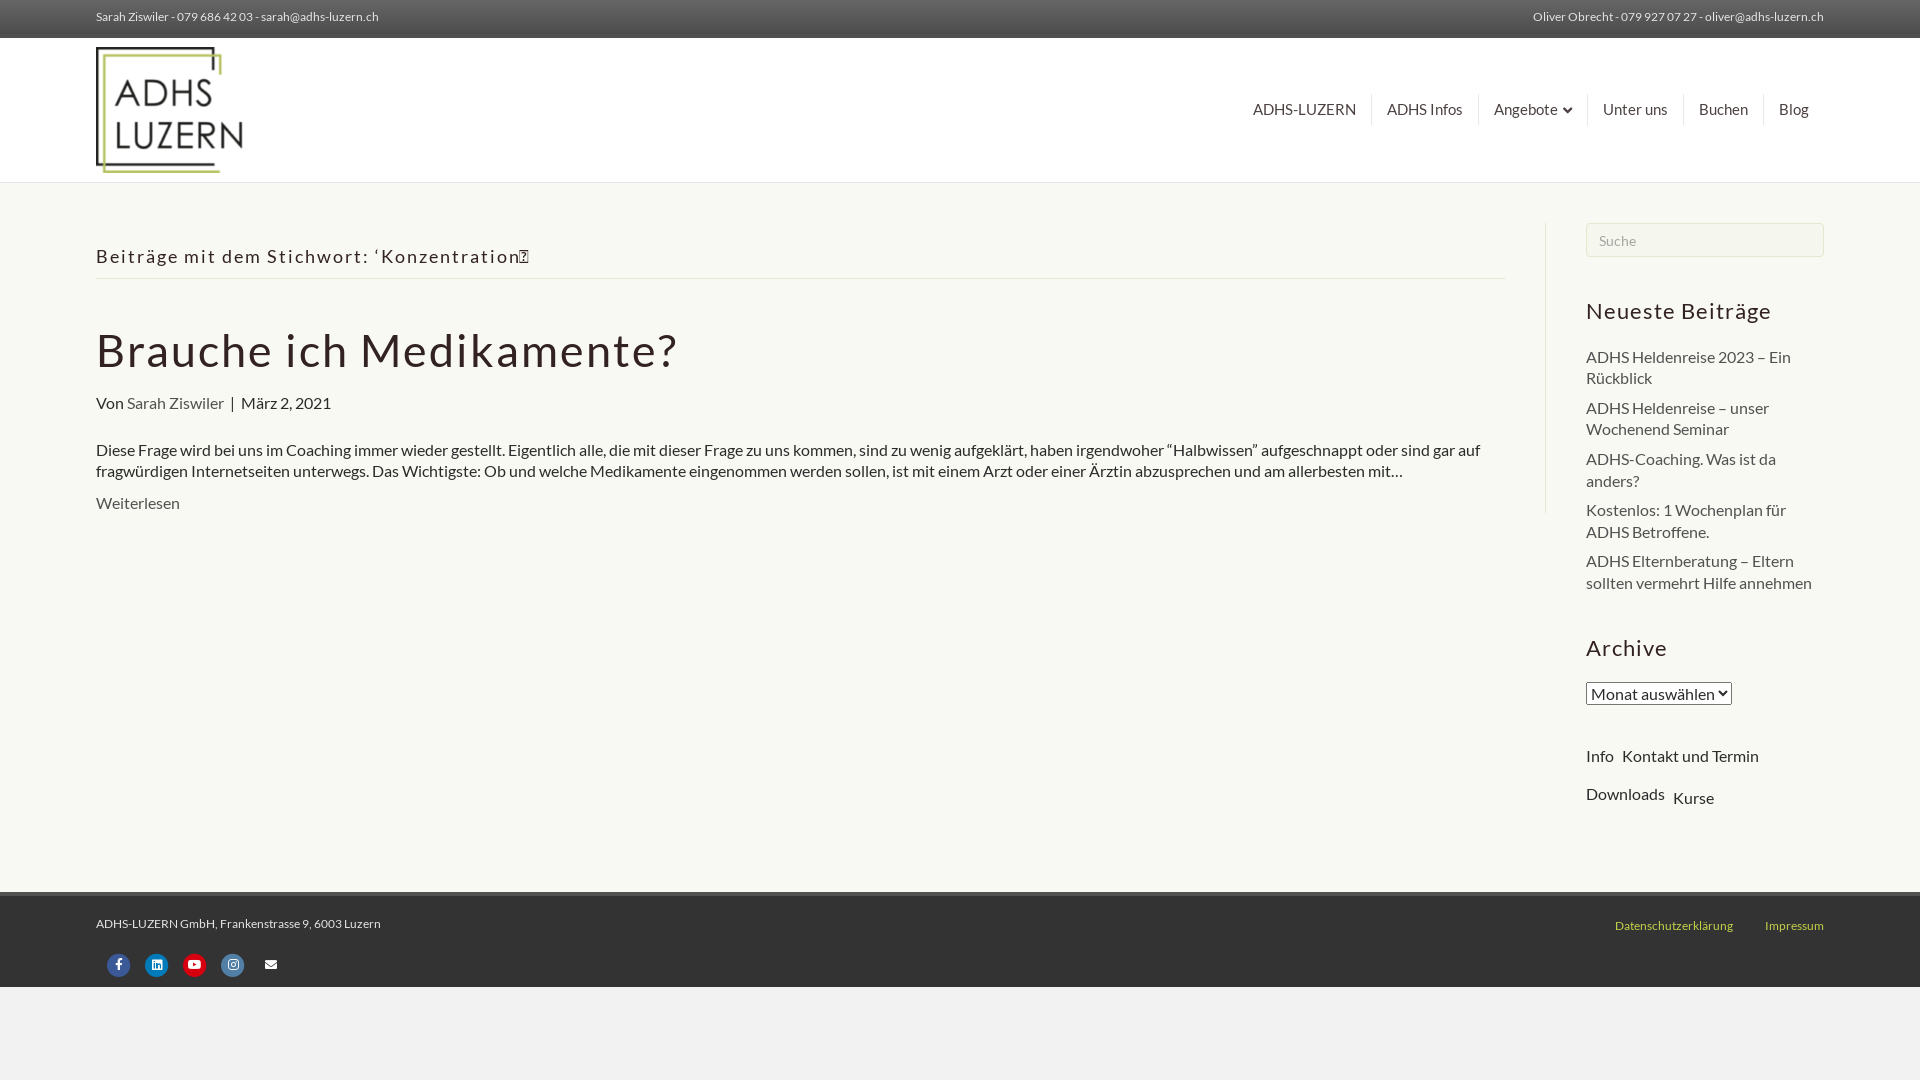 The image size is (1920, 1080). Describe the element at coordinates (175, 402) in the screenshot. I see `'Sarah Ziswiler'` at that location.